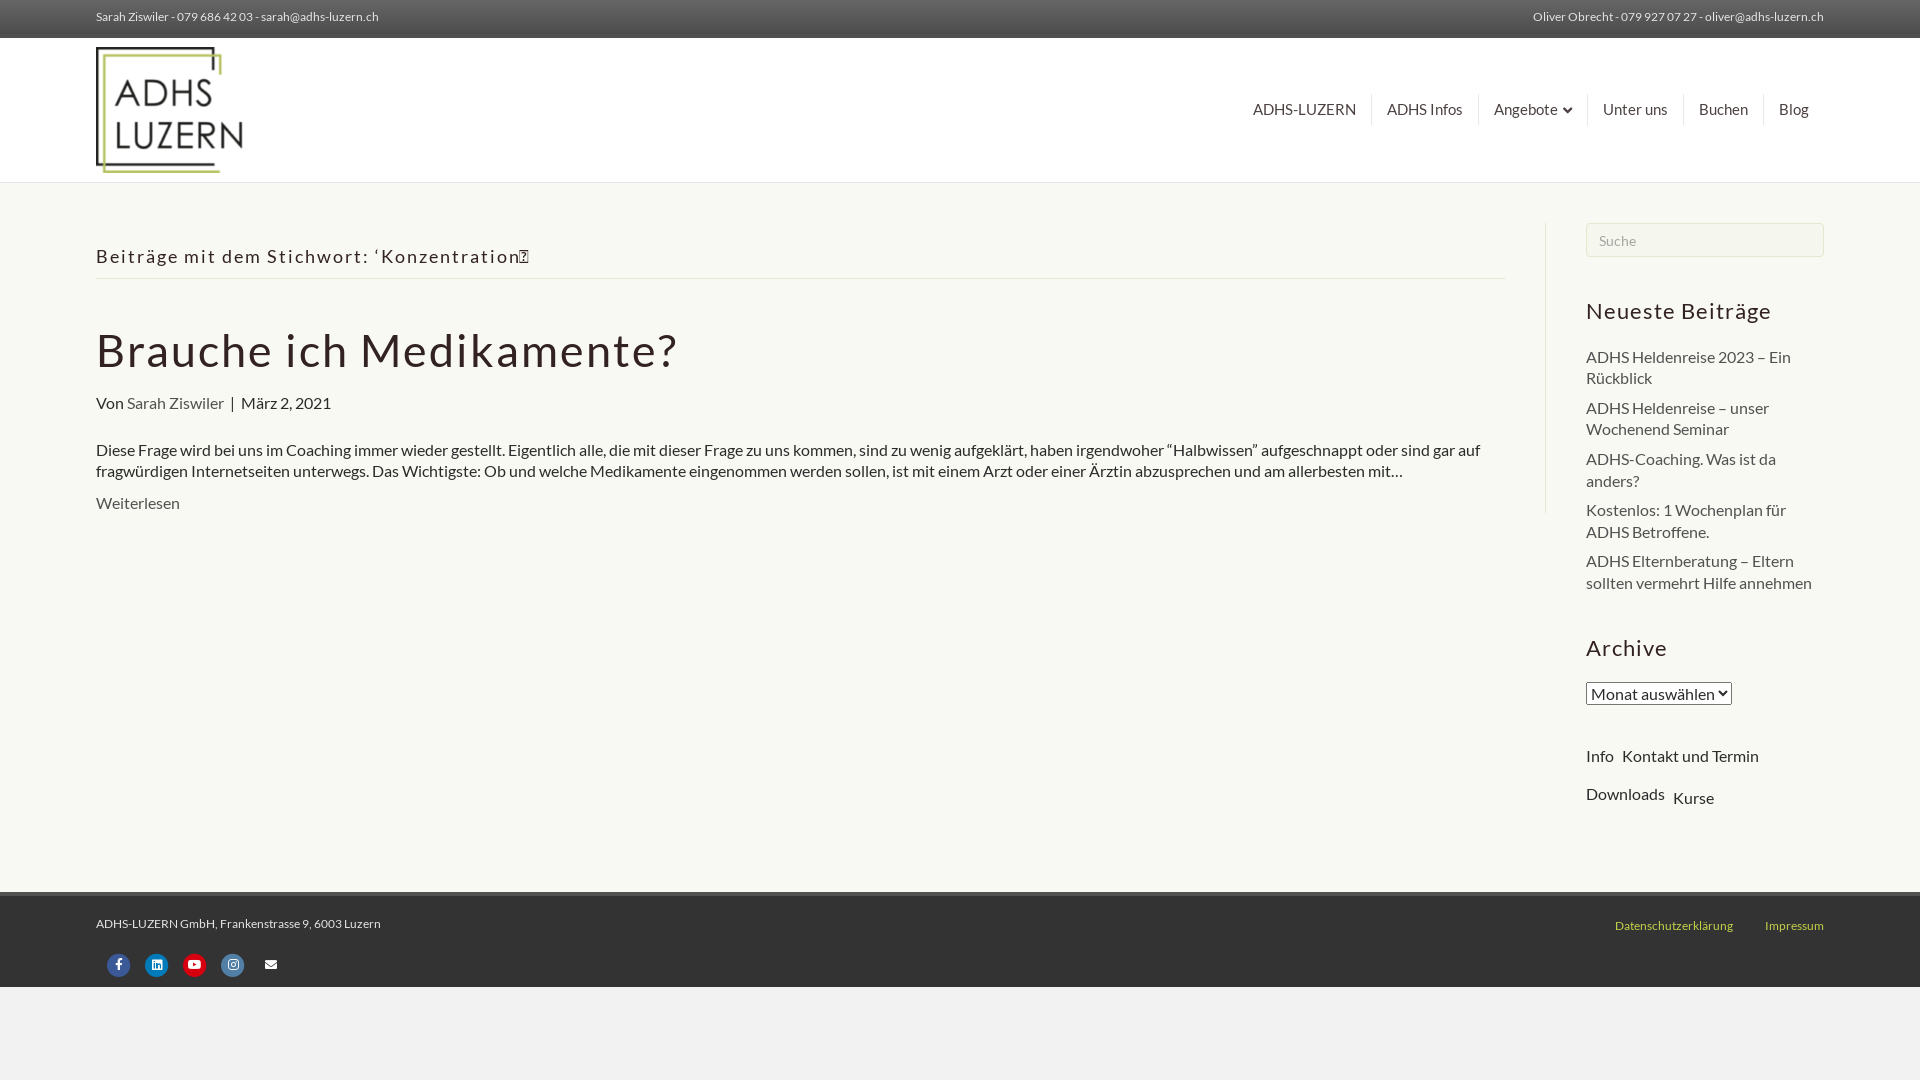 The image size is (1920, 1080). Describe the element at coordinates (175, 402) in the screenshot. I see `'Sarah Ziswiler'` at that location.